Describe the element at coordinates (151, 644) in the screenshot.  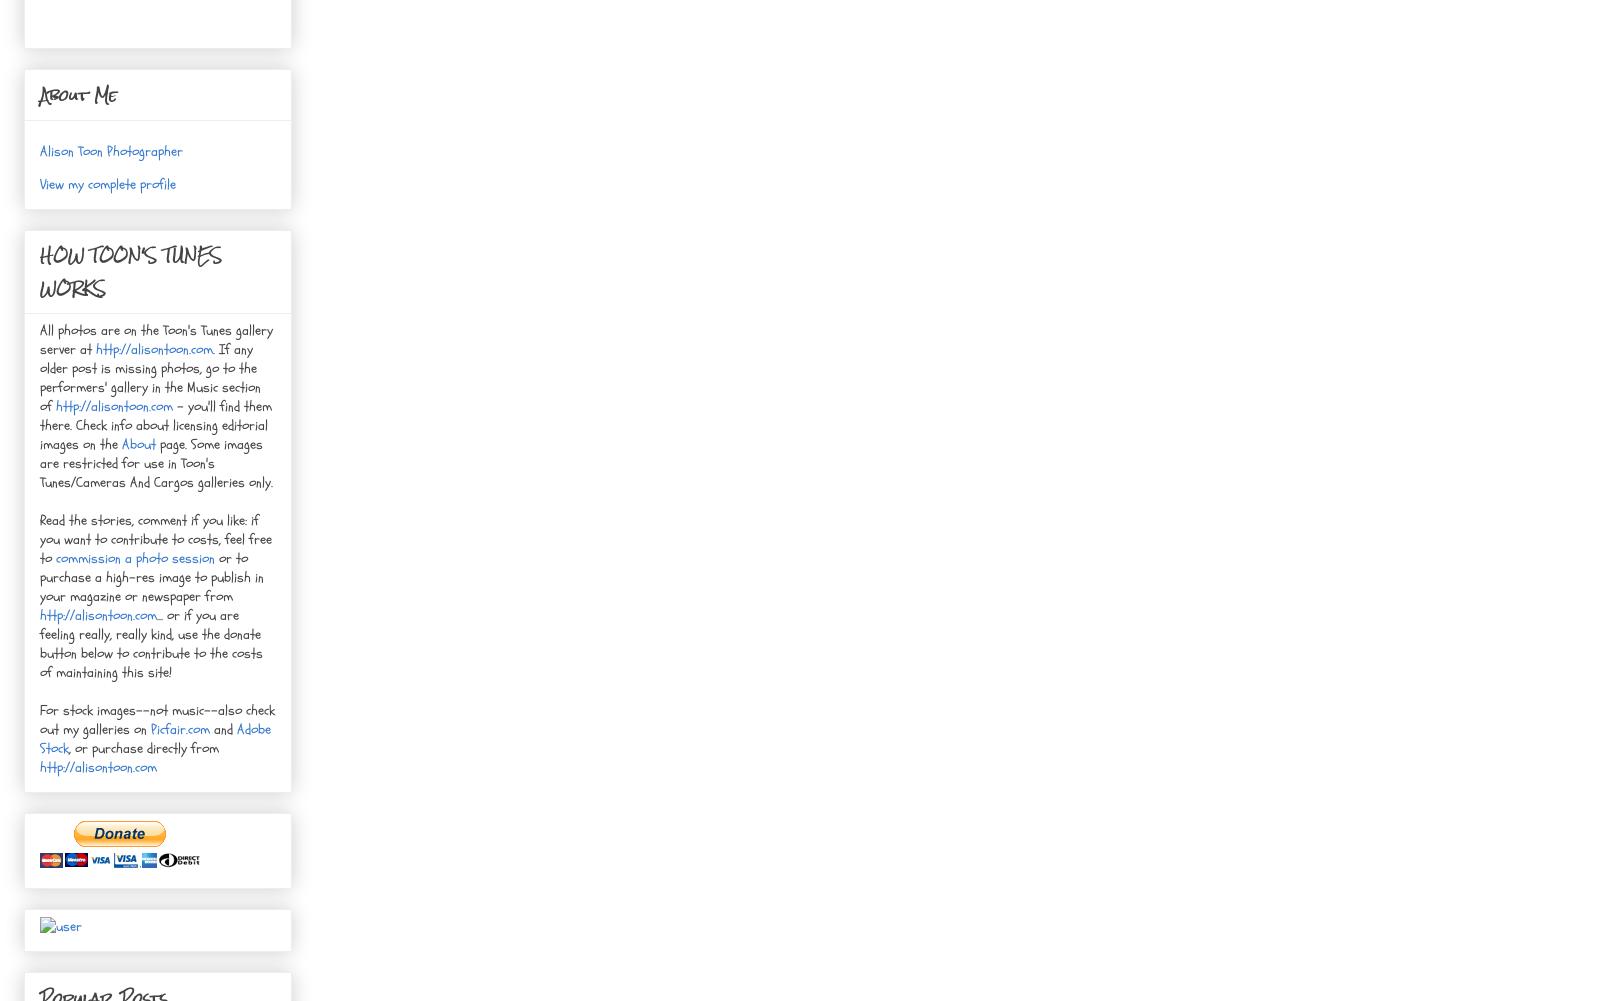
I see `'... or if you are feeling really, really kind, use the donate button below to contribute to the costs of maintaining this site!'` at that location.